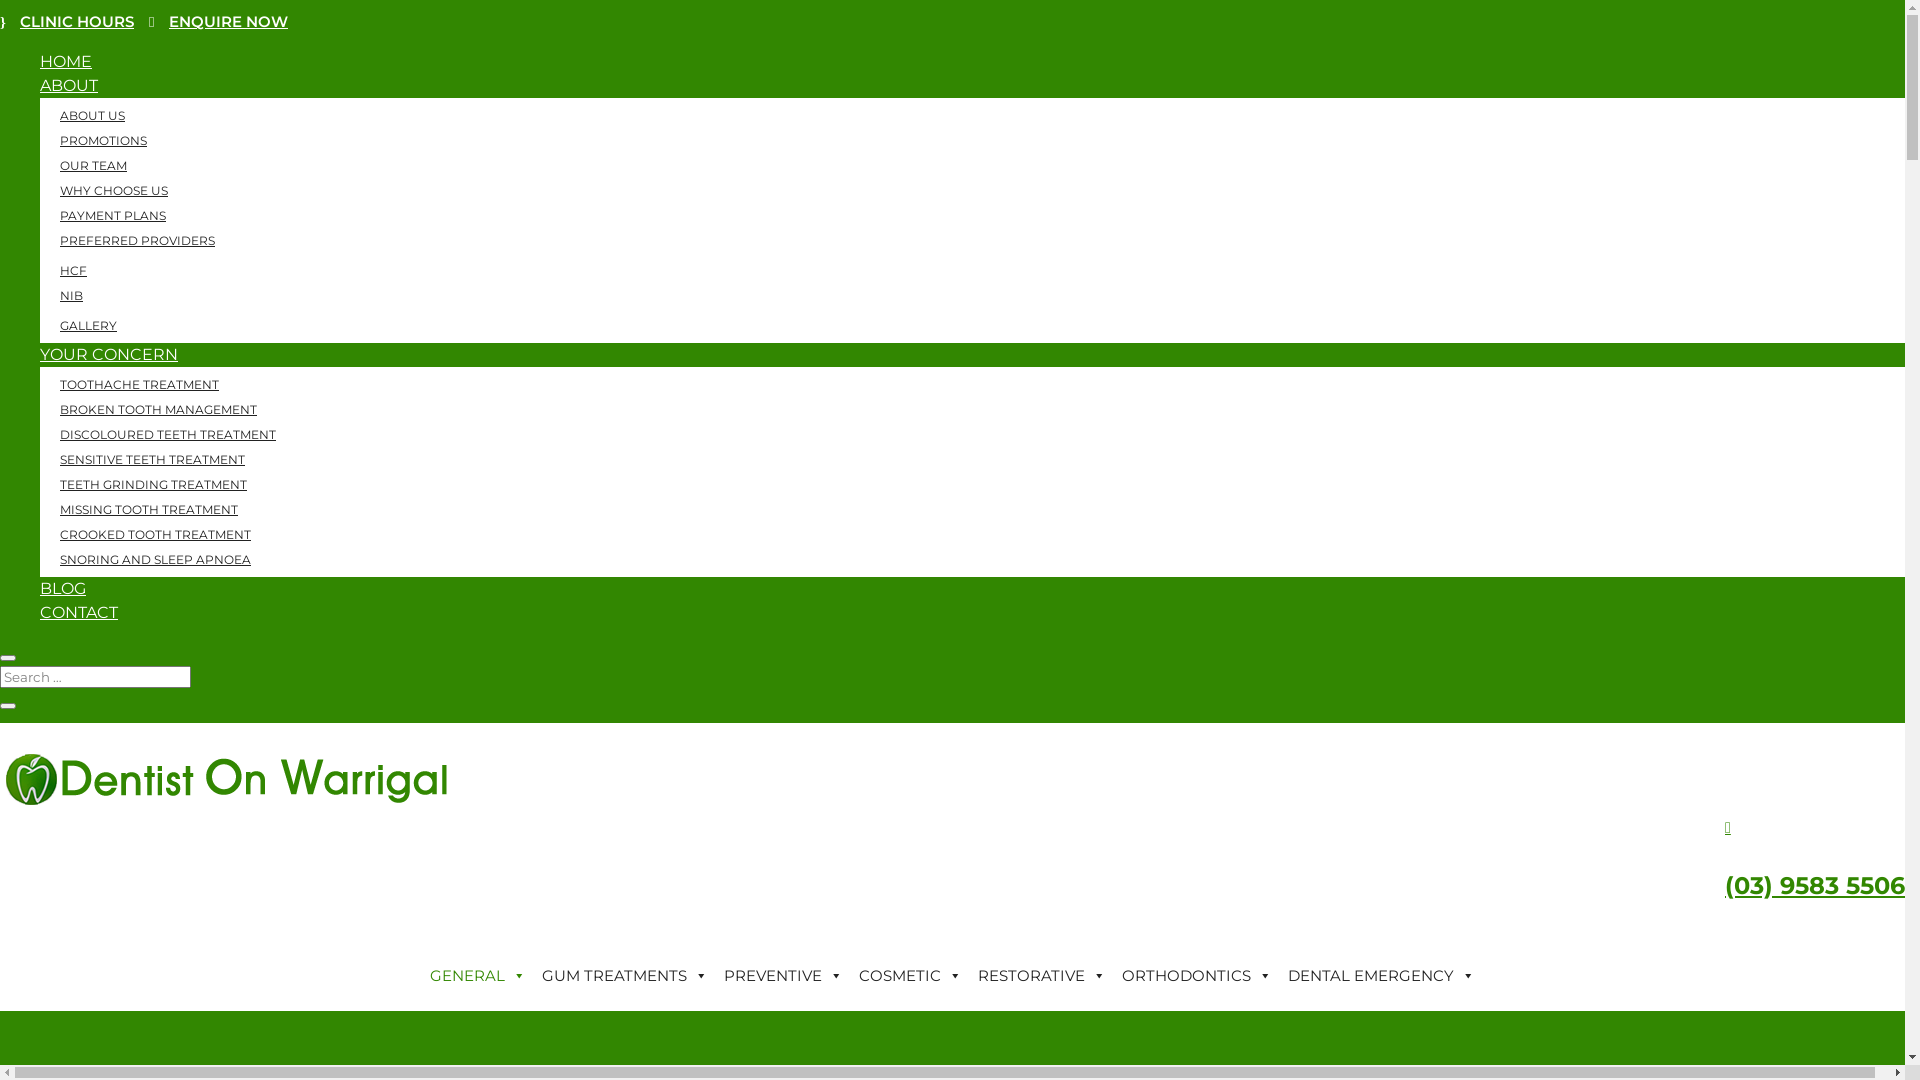  What do you see at coordinates (92, 164) in the screenshot?
I see `'OUR TEAM'` at bounding box center [92, 164].